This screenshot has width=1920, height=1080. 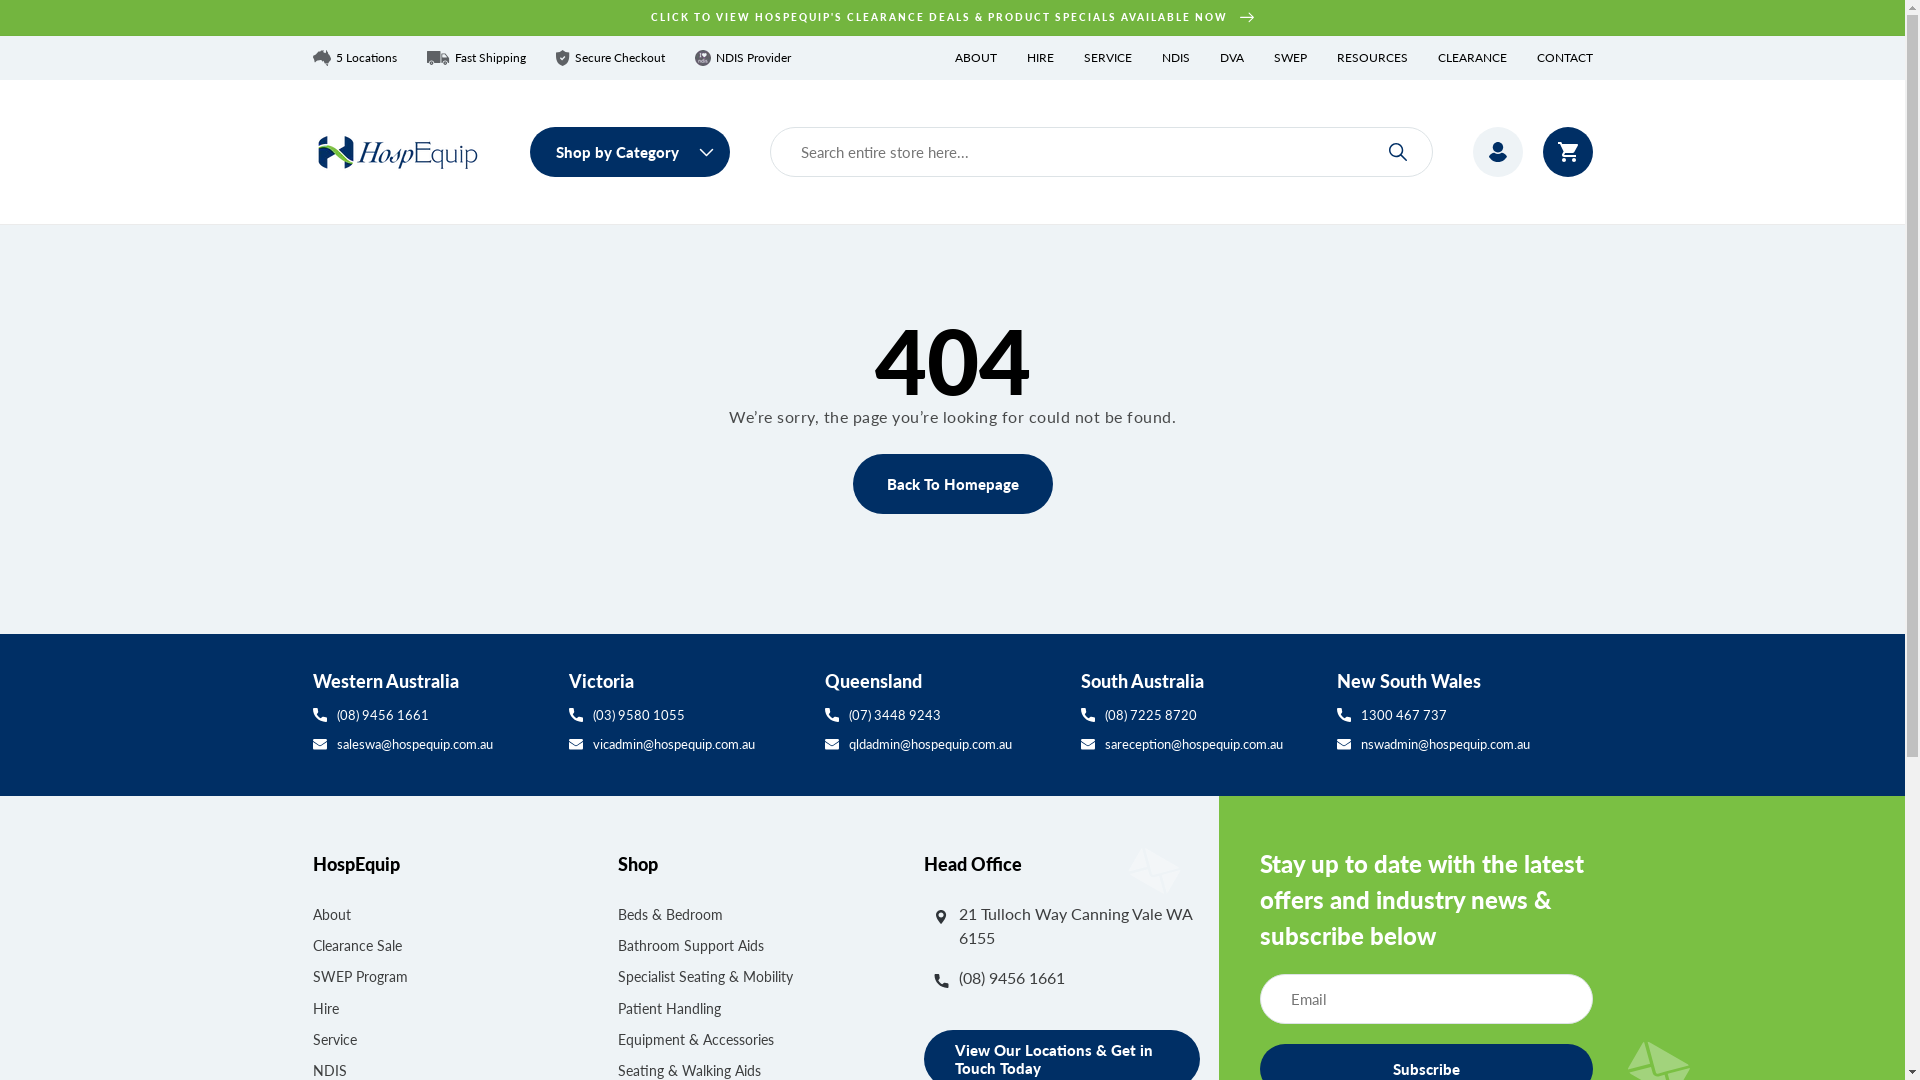 I want to click on 'Bathroom Support Aids', so click(x=617, y=945).